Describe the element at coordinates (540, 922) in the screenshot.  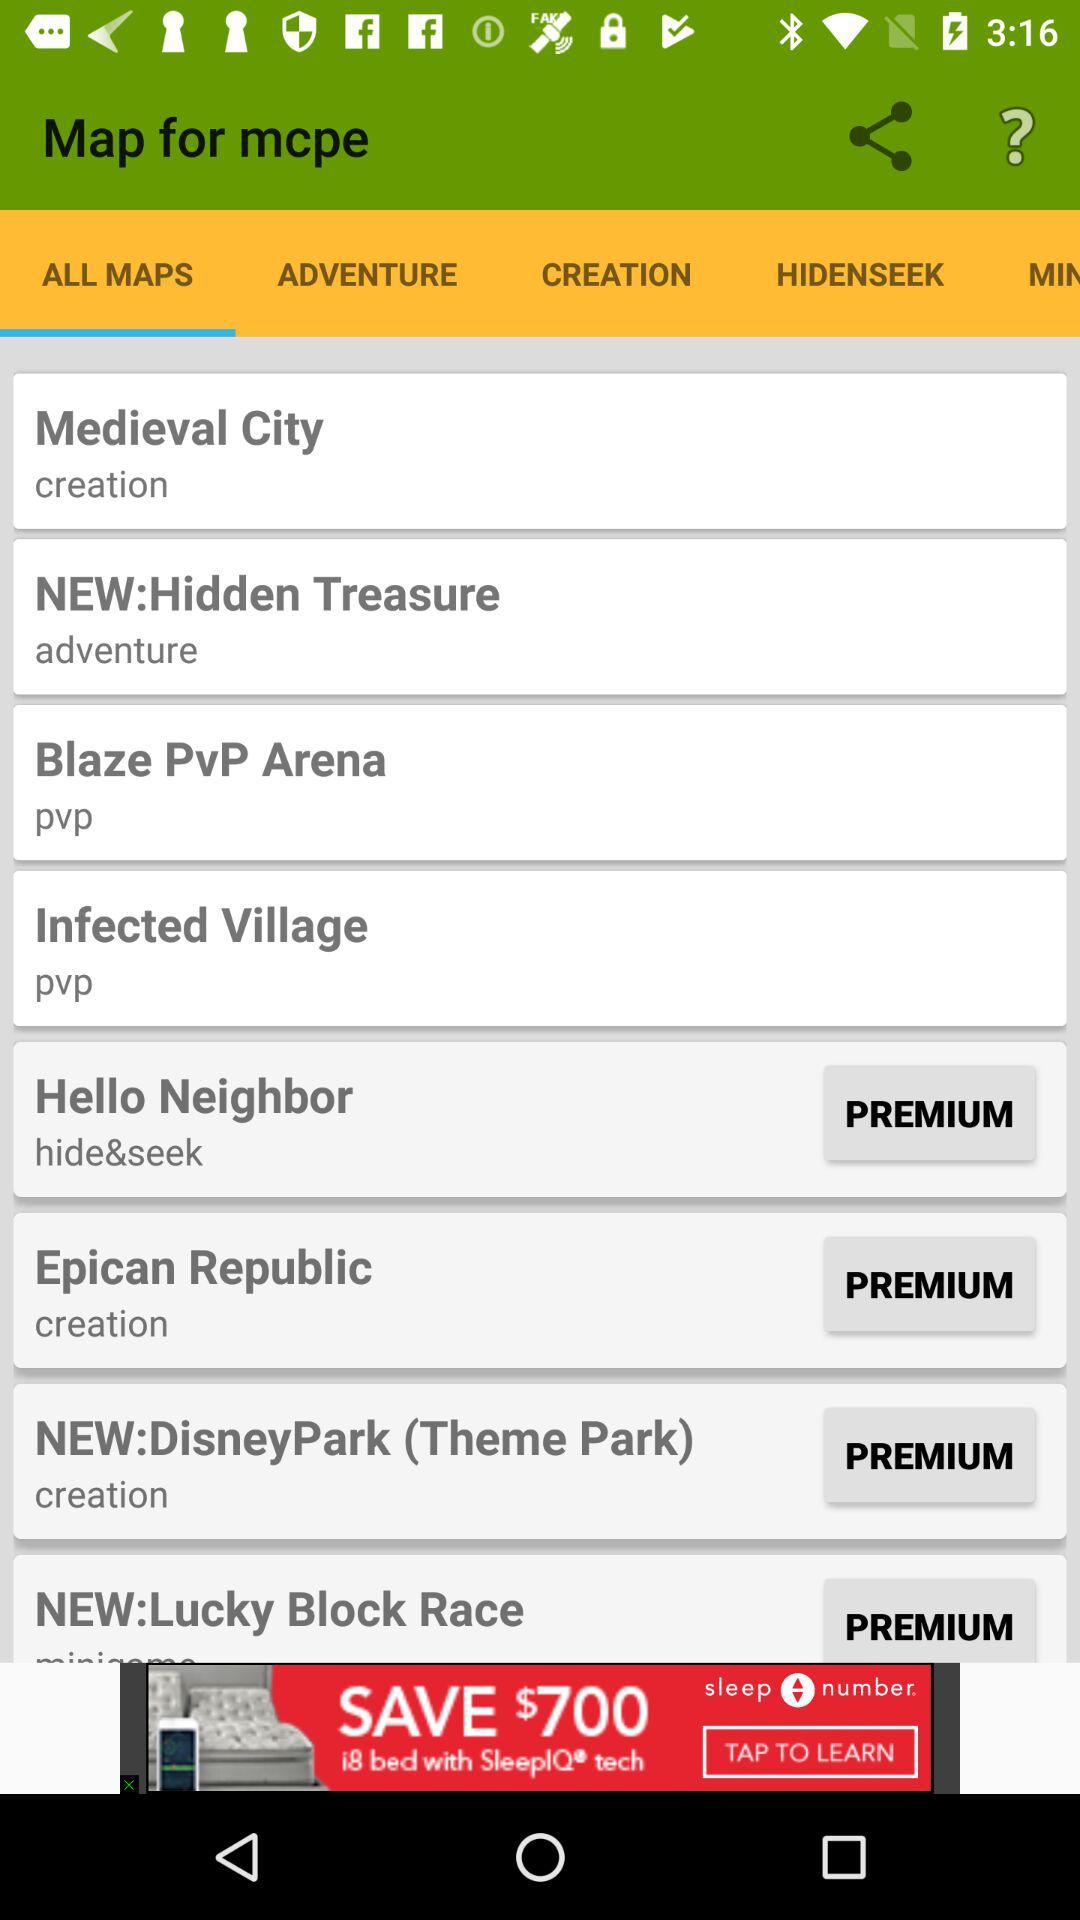
I see `icon above the pvp item` at that location.